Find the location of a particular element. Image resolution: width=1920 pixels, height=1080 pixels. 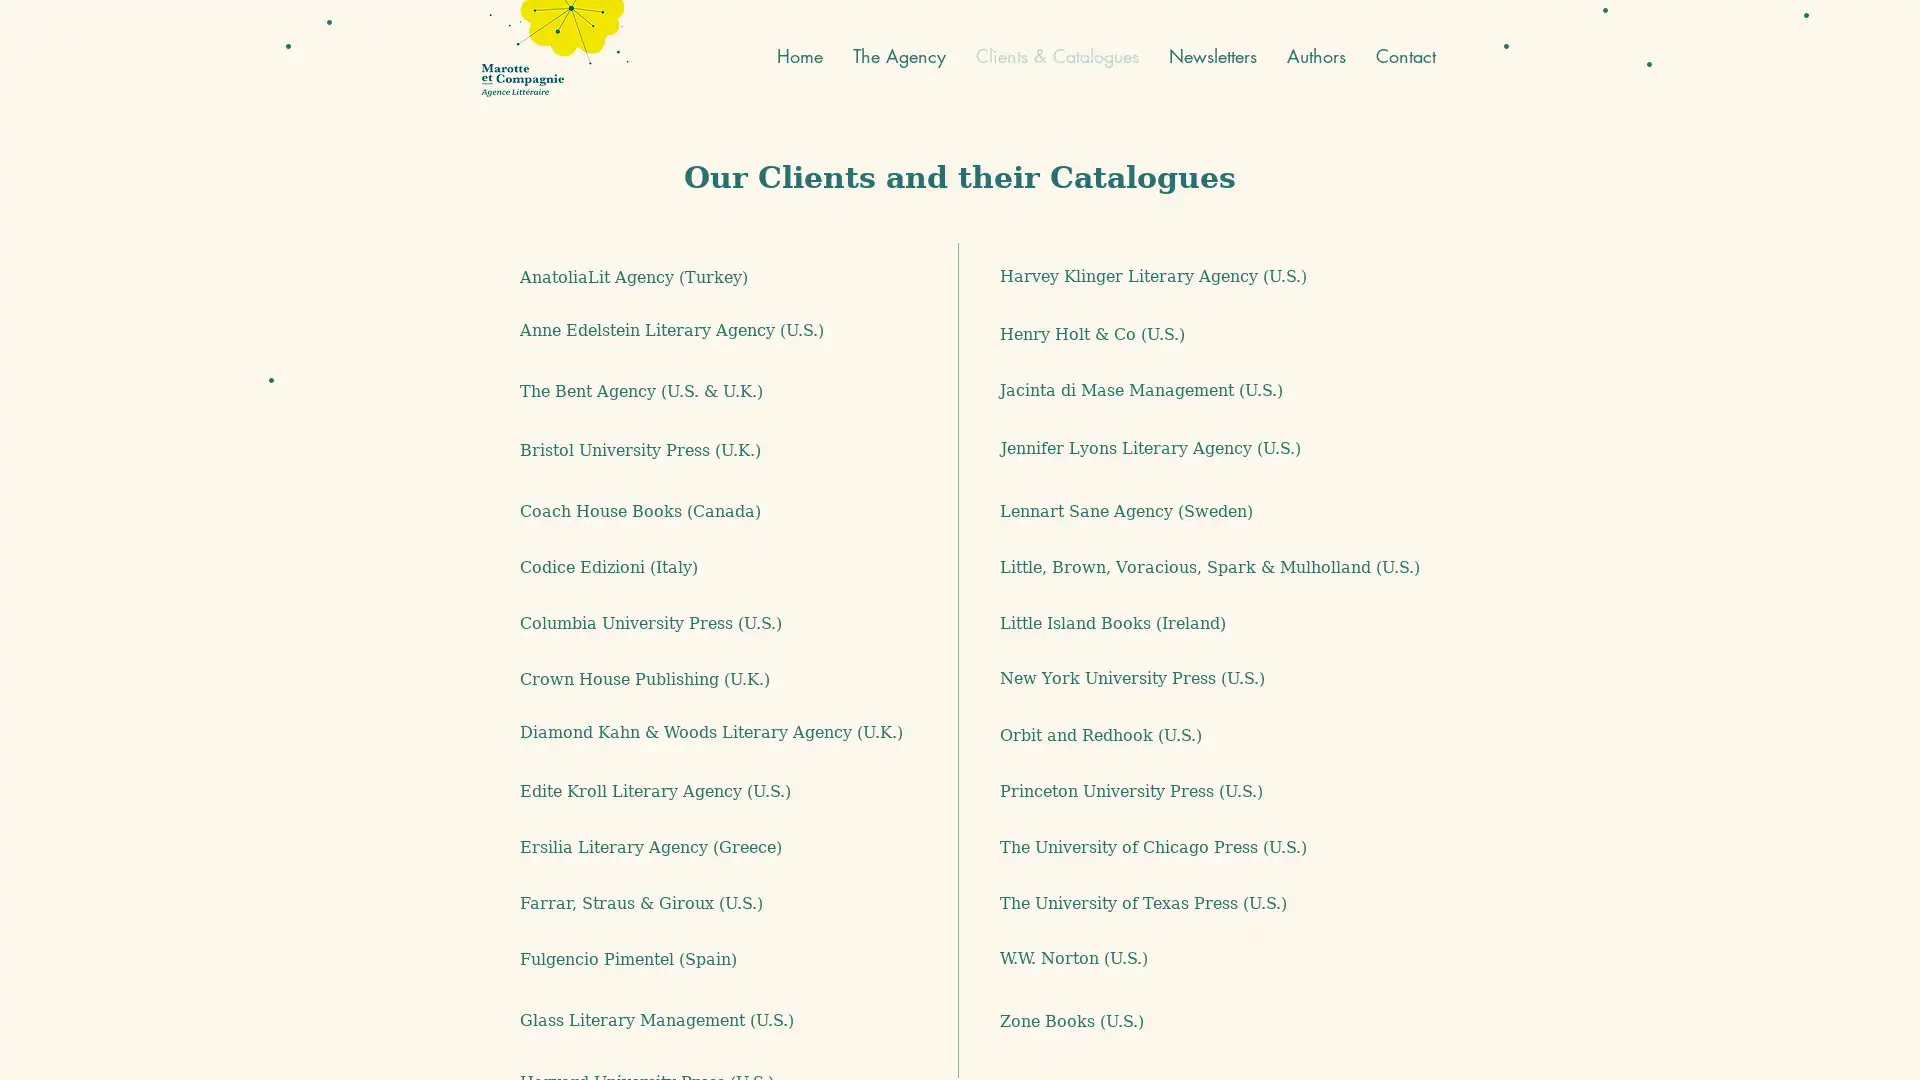

French is located at coordinates (667, 55).